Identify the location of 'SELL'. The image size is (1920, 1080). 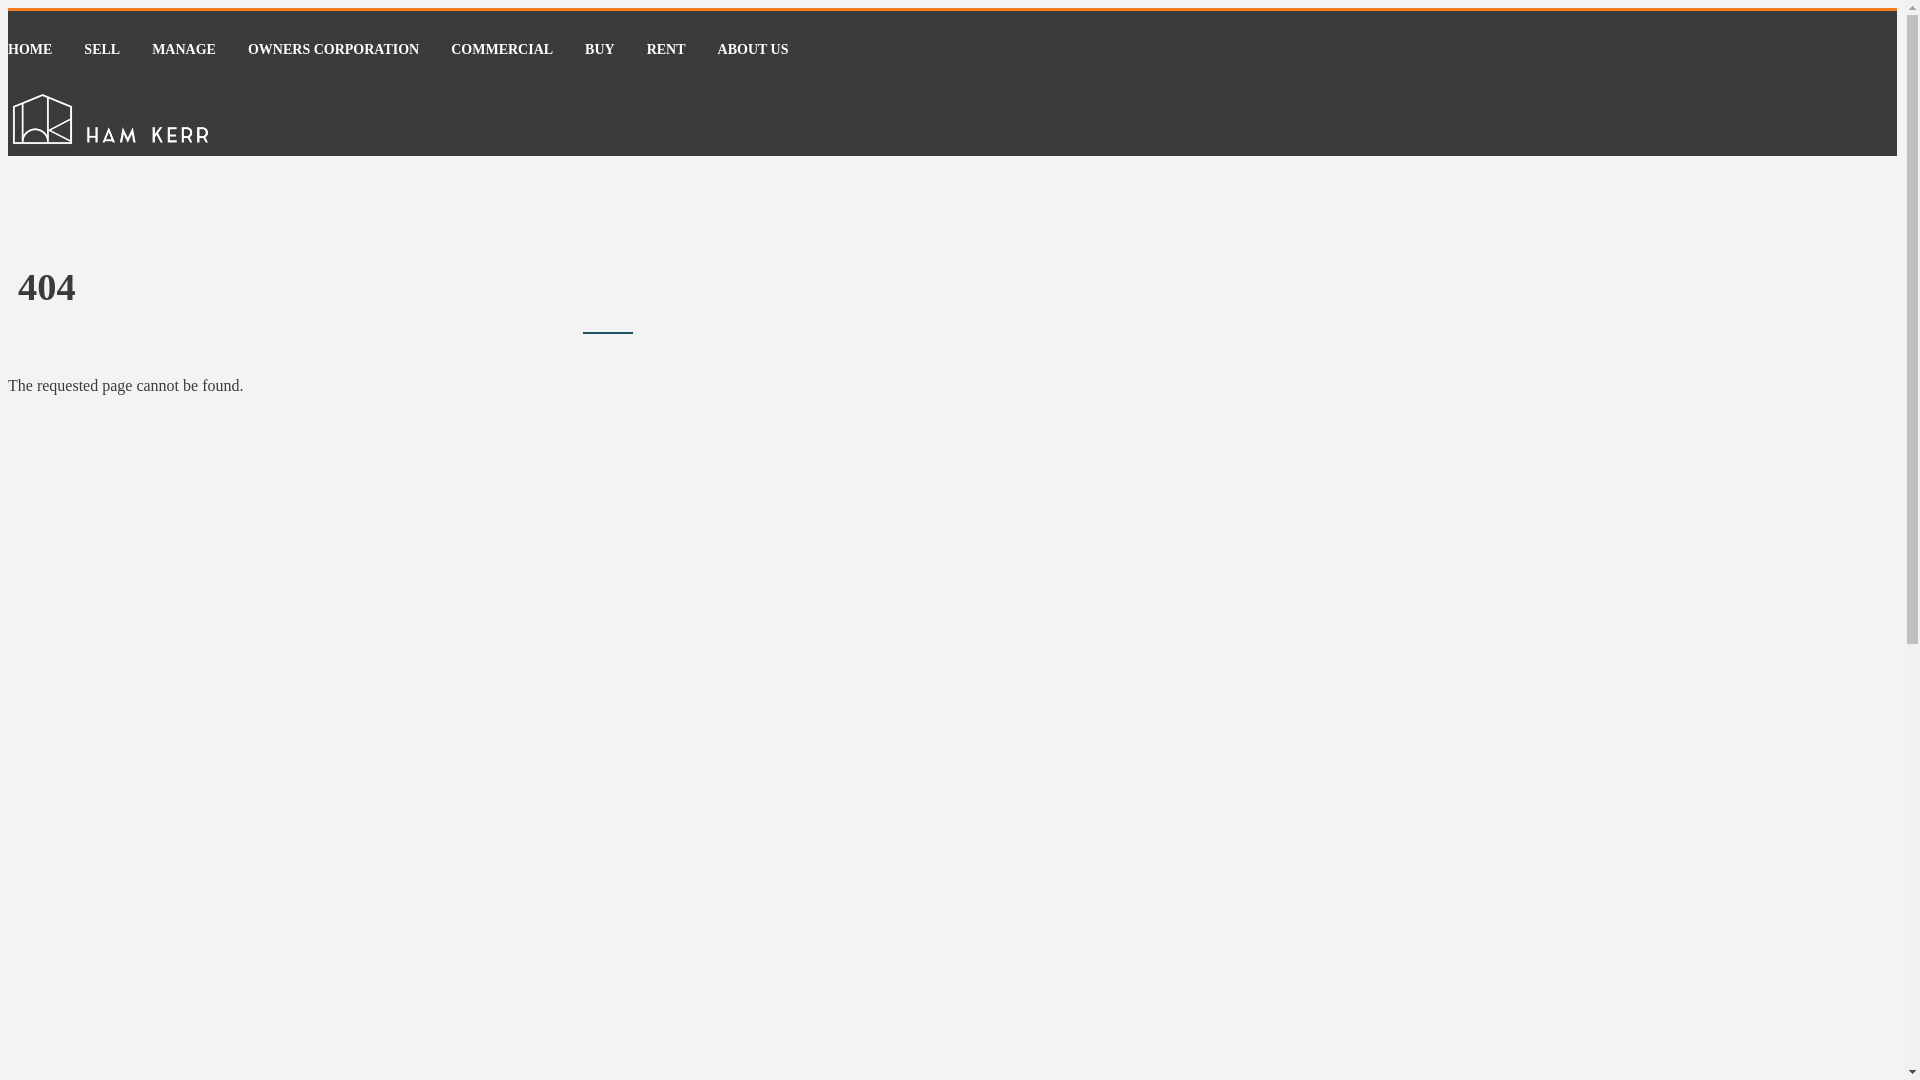
(100, 49).